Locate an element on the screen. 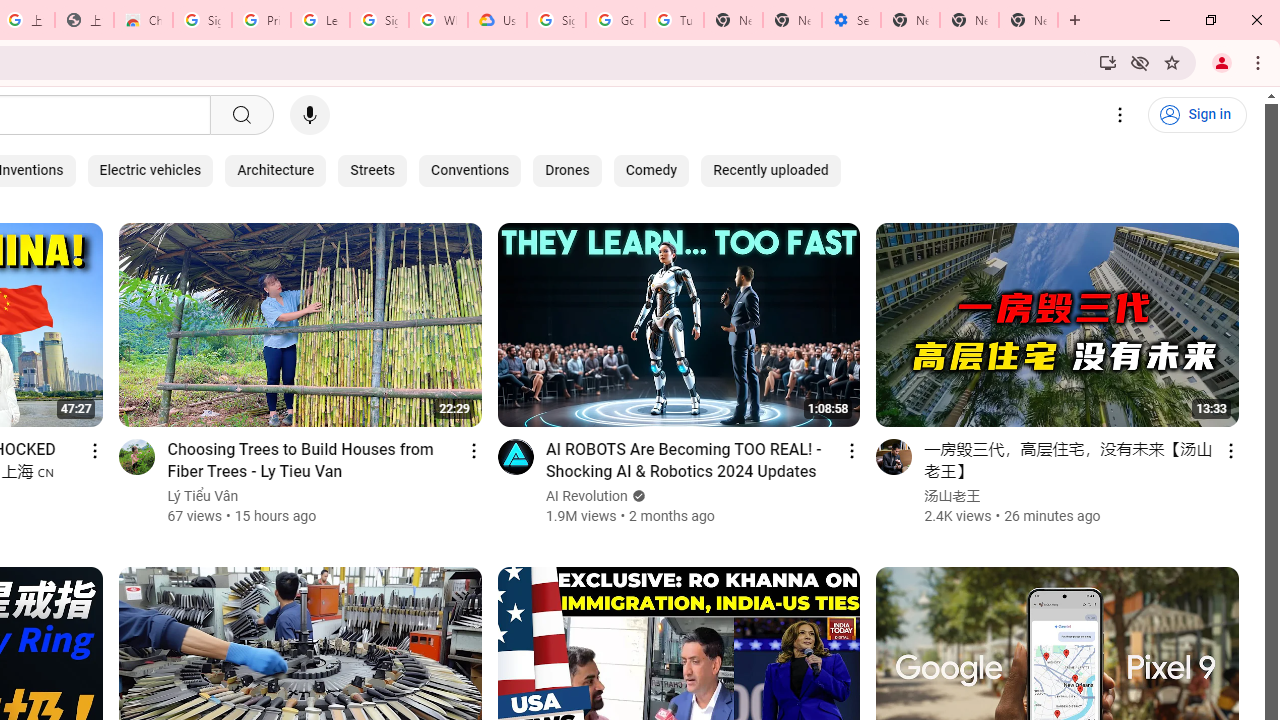 Image resolution: width=1280 pixels, height=720 pixels. 'AI Revolution' is located at coordinates (586, 495).